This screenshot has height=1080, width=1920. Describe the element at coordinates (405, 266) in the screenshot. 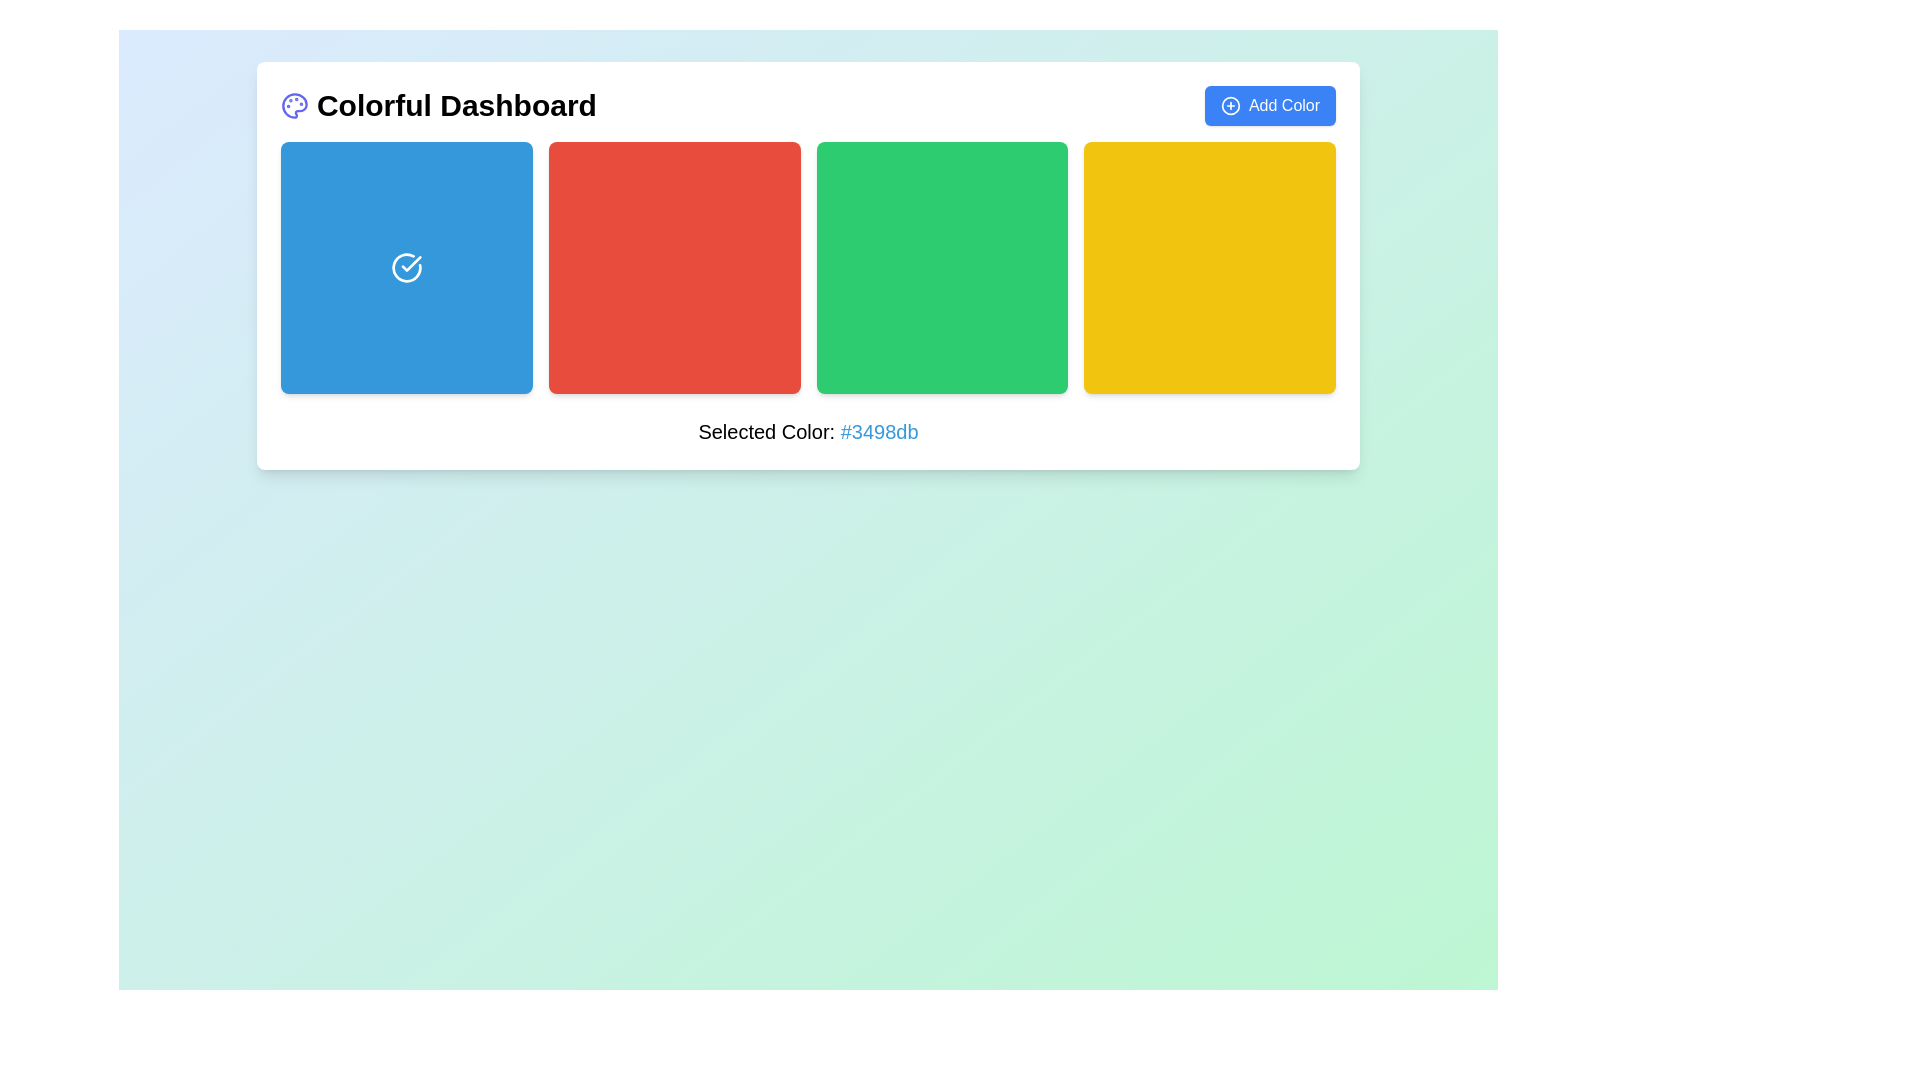

I see `the first colorful button in the top row of the dashboard` at that location.